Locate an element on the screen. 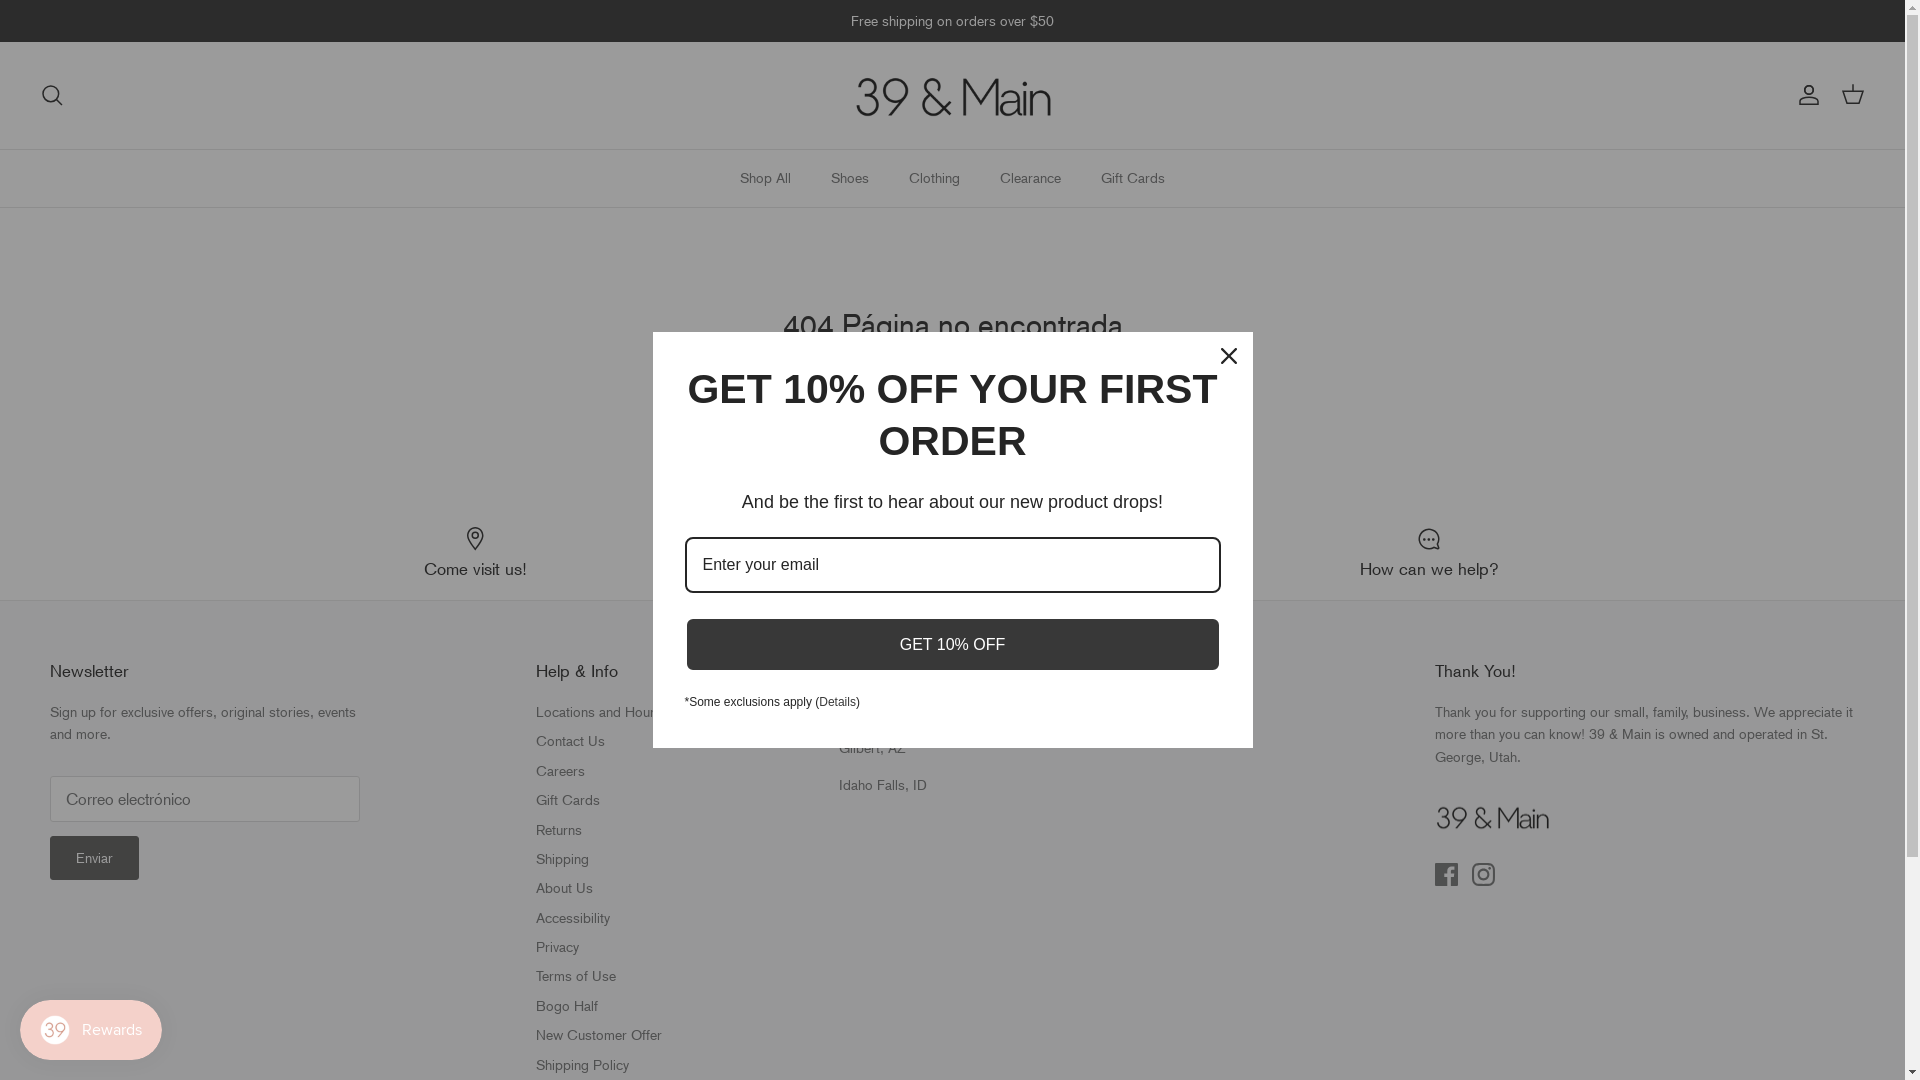 This screenshot has height=1080, width=1920. 'Clothing' is located at coordinates (933, 177).